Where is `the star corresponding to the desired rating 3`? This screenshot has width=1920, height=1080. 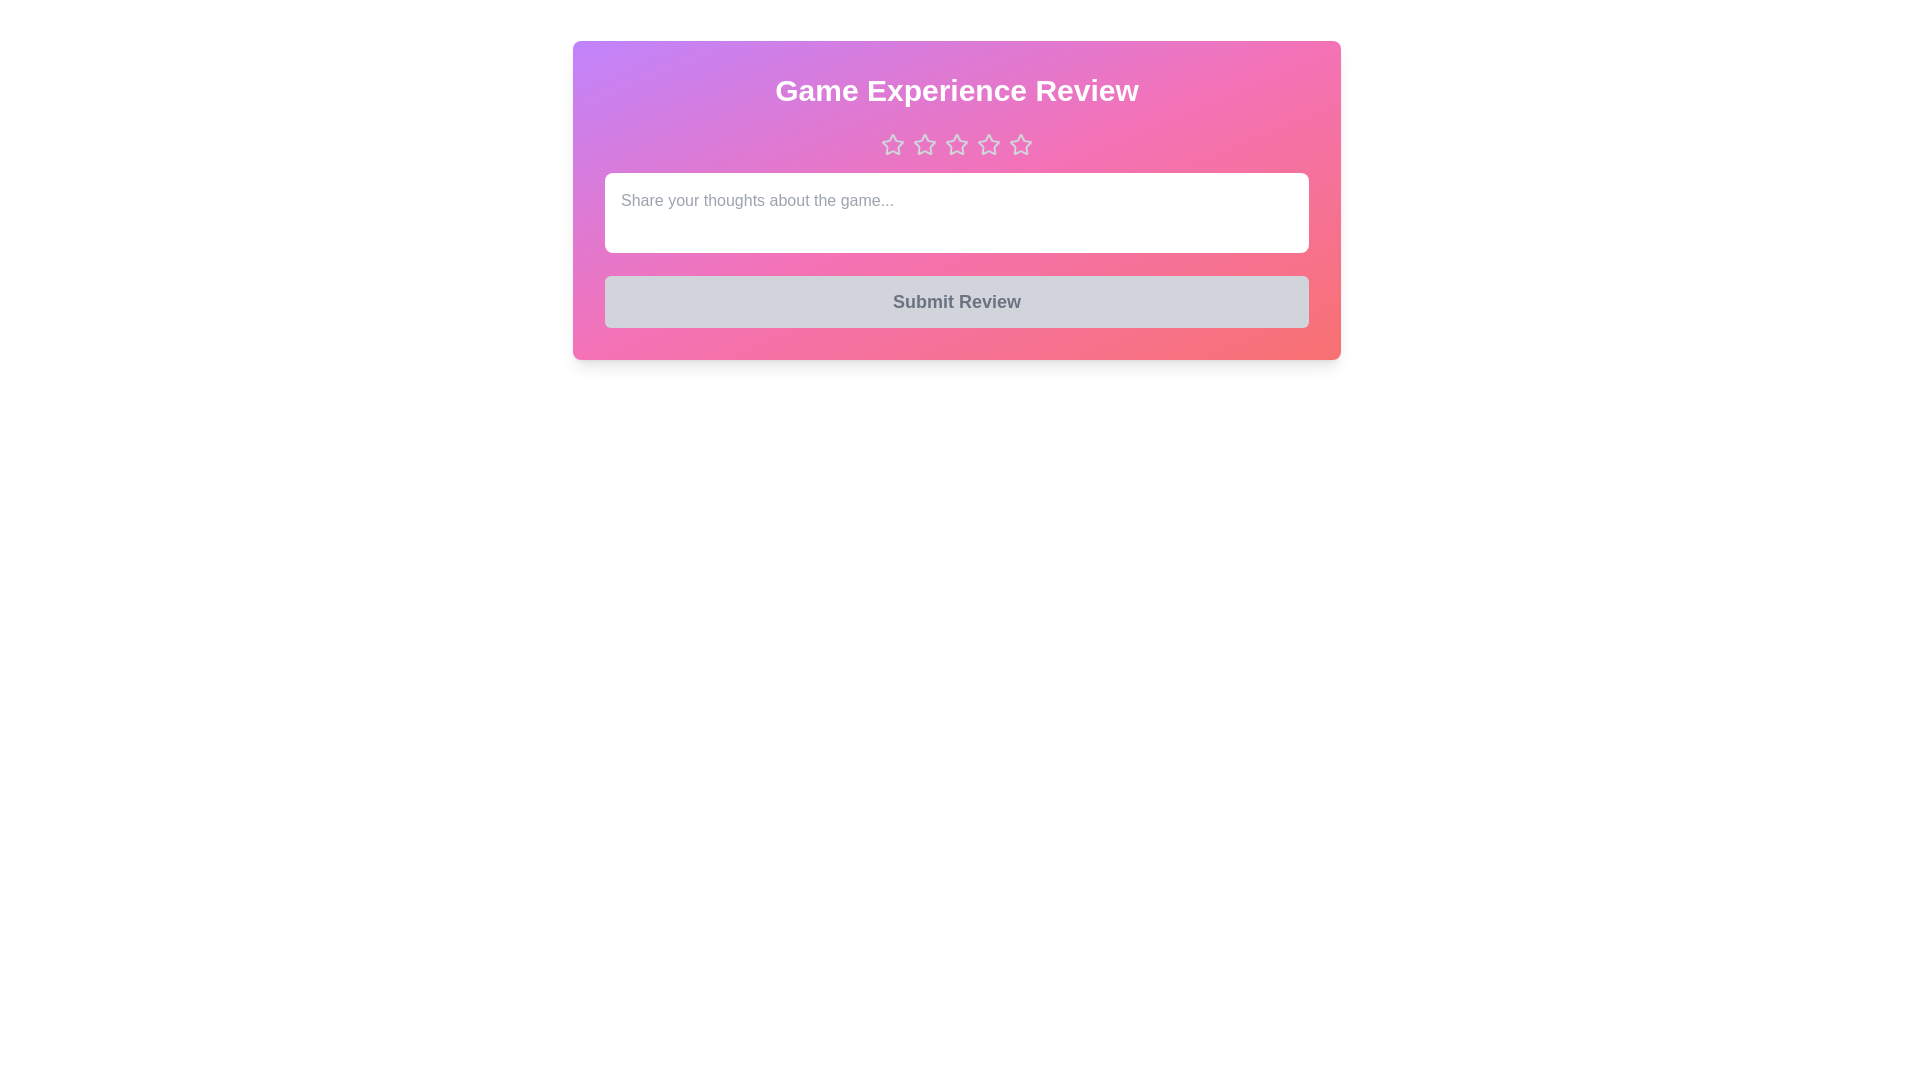
the star corresponding to the desired rating 3 is located at coordinates (955, 144).